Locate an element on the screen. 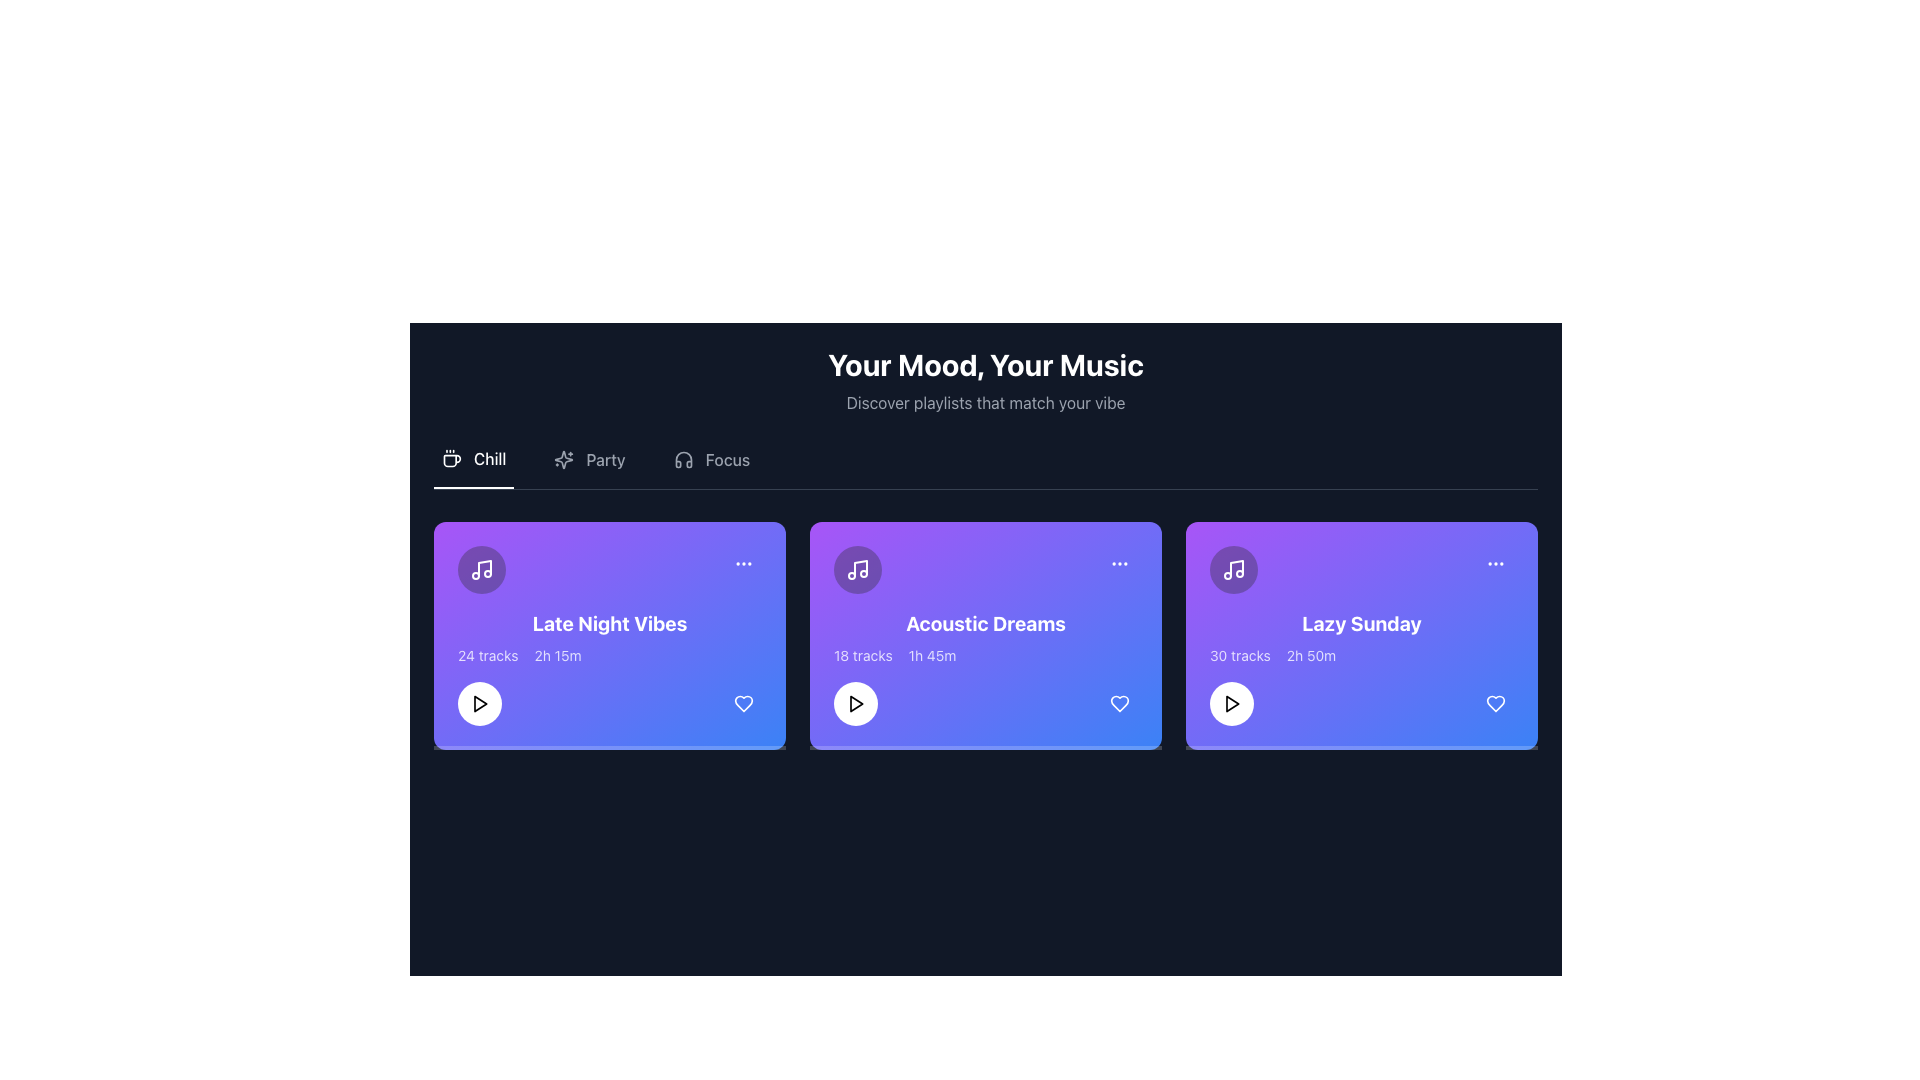 The width and height of the screenshot is (1920, 1080). the circular play button with a white background and black triangular play icon located at the bottom center of the 'Lazy Sunday' card to play the playlist is located at coordinates (1231, 703).